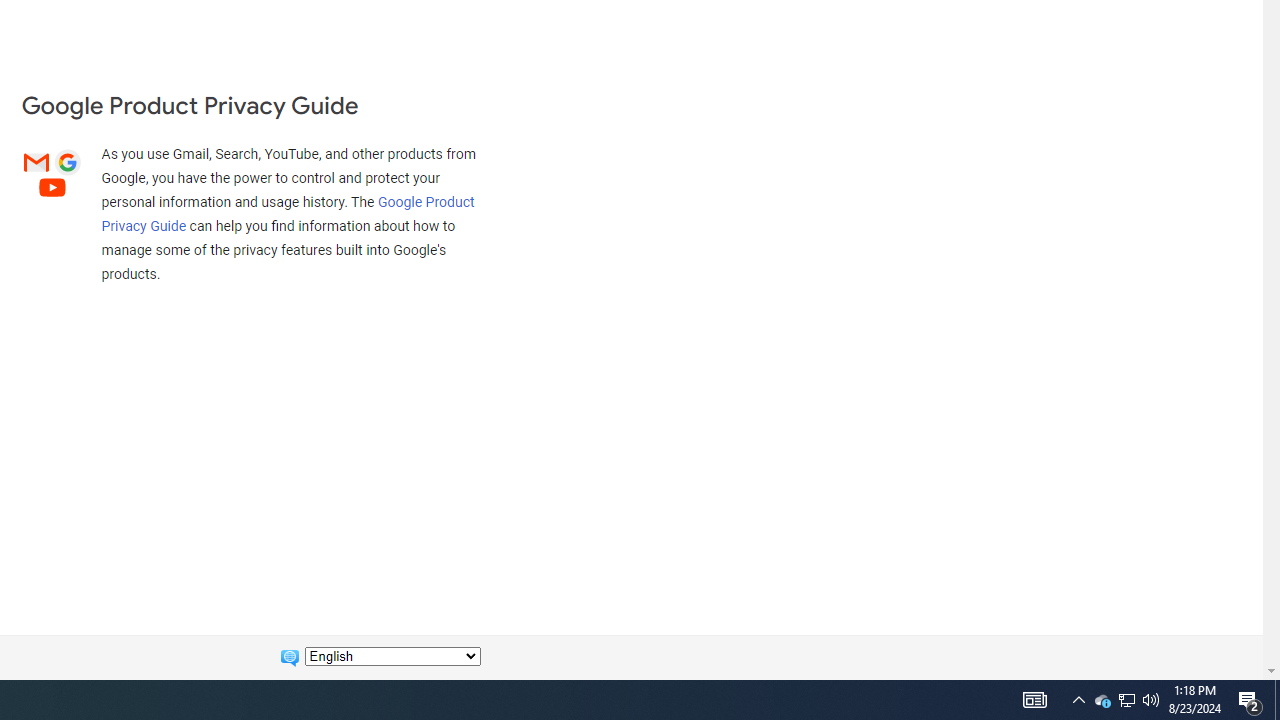 The width and height of the screenshot is (1280, 720). Describe the element at coordinates (287, 213) in the screenshot. I see `'Google Product Privacy Guide'` at that location.